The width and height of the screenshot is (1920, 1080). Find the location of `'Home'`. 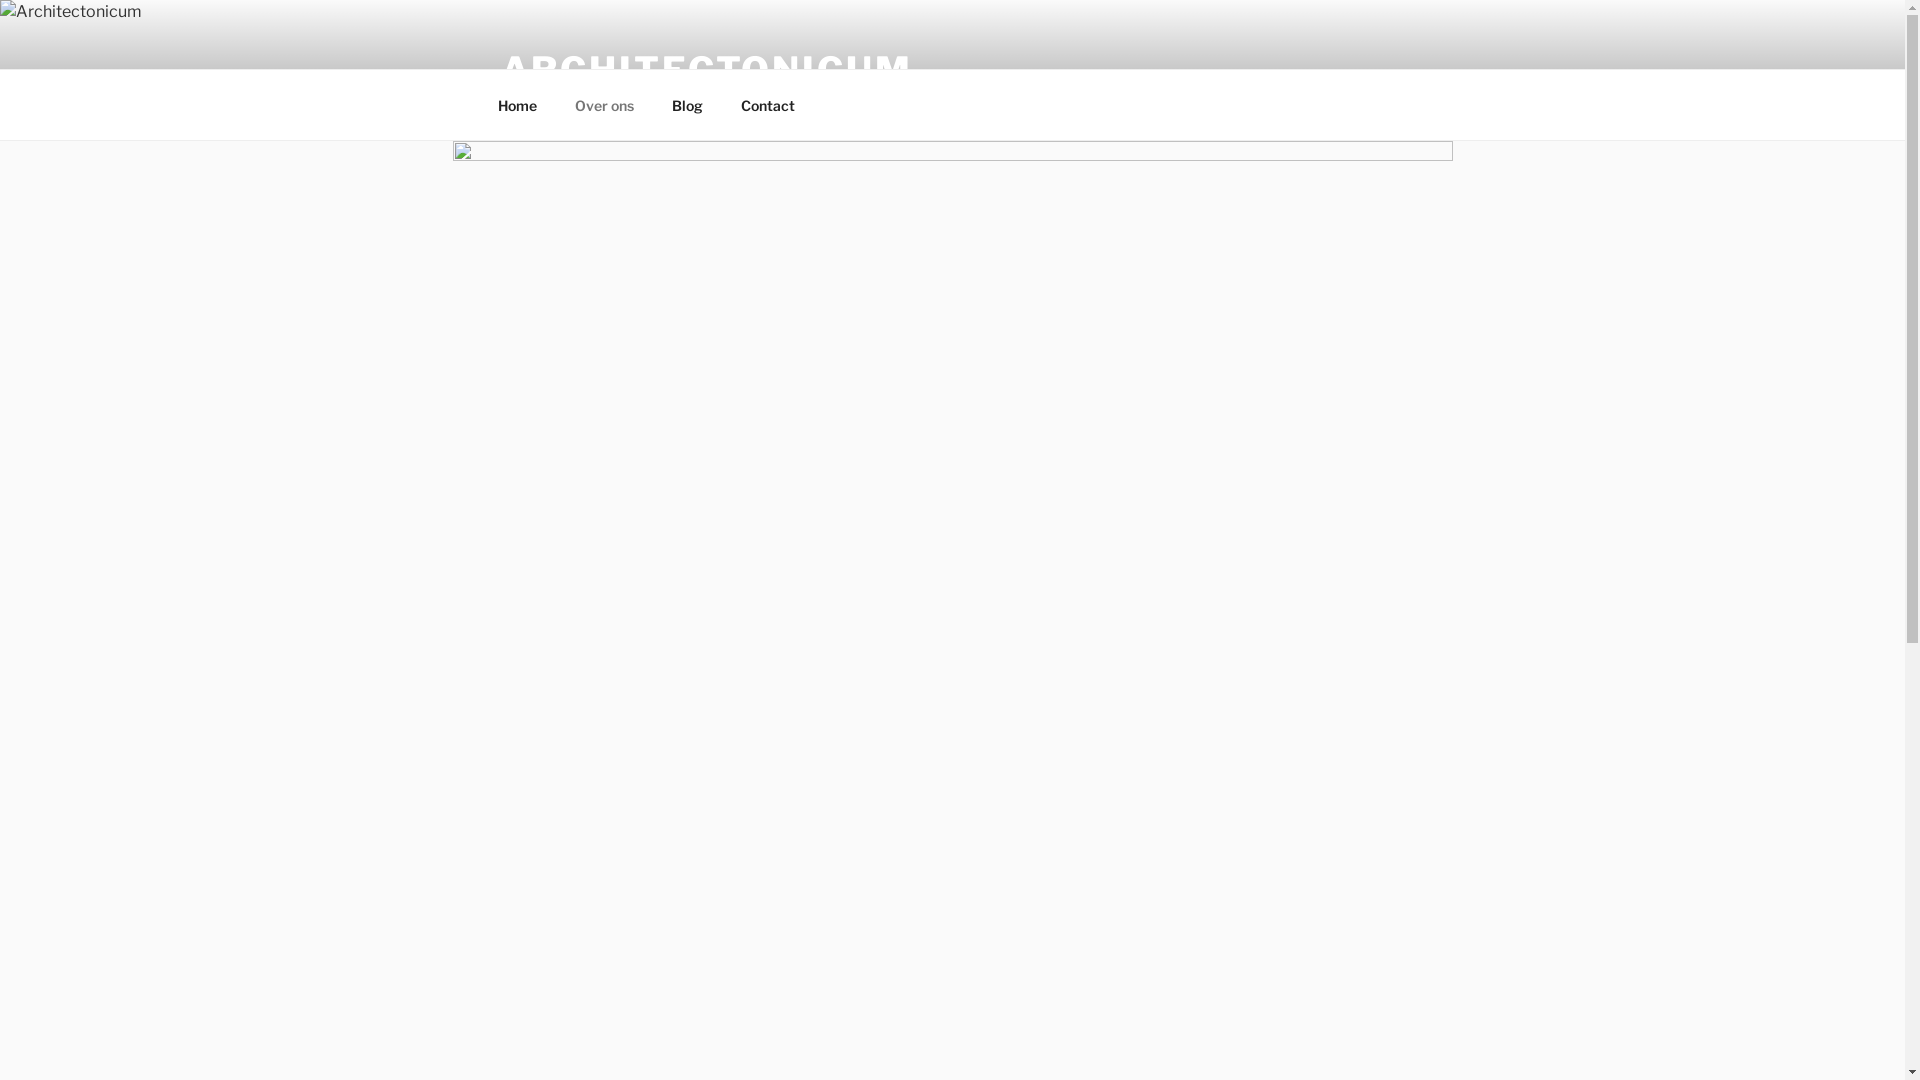

'Home' is located at coordinates (517, 104).